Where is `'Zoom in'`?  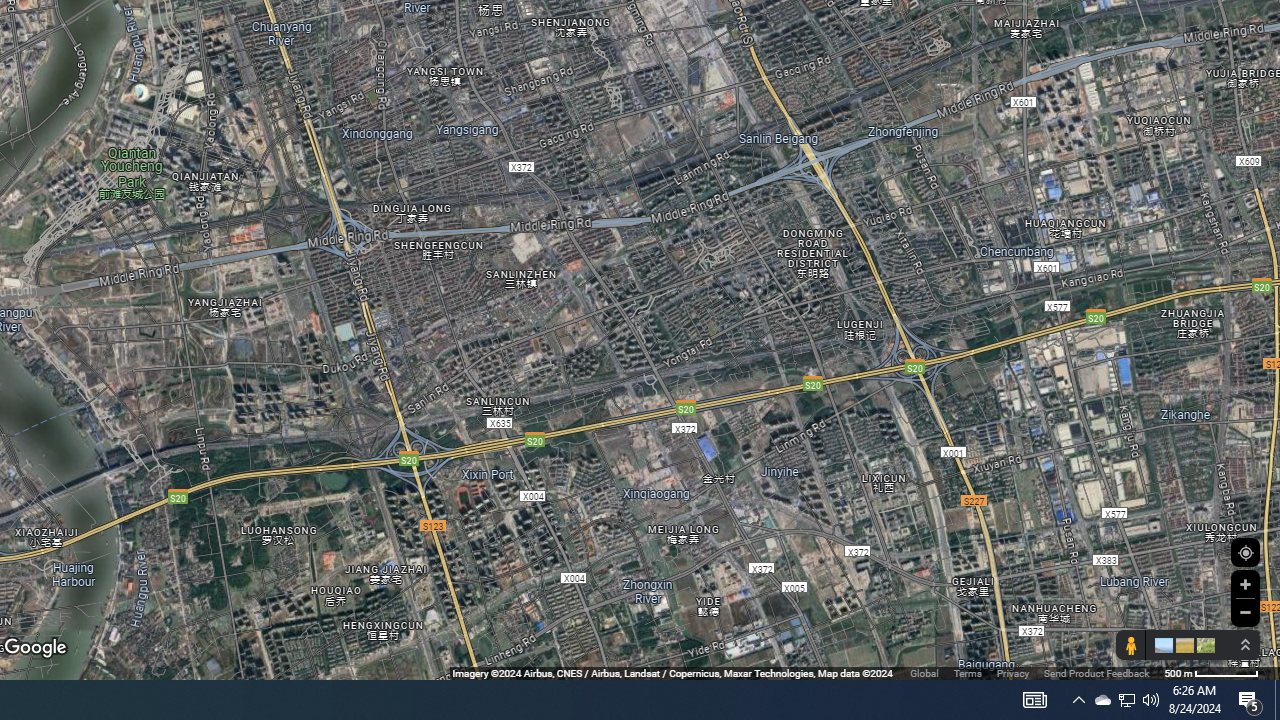 'Zoom in' is located at coordinates (1244, 584).